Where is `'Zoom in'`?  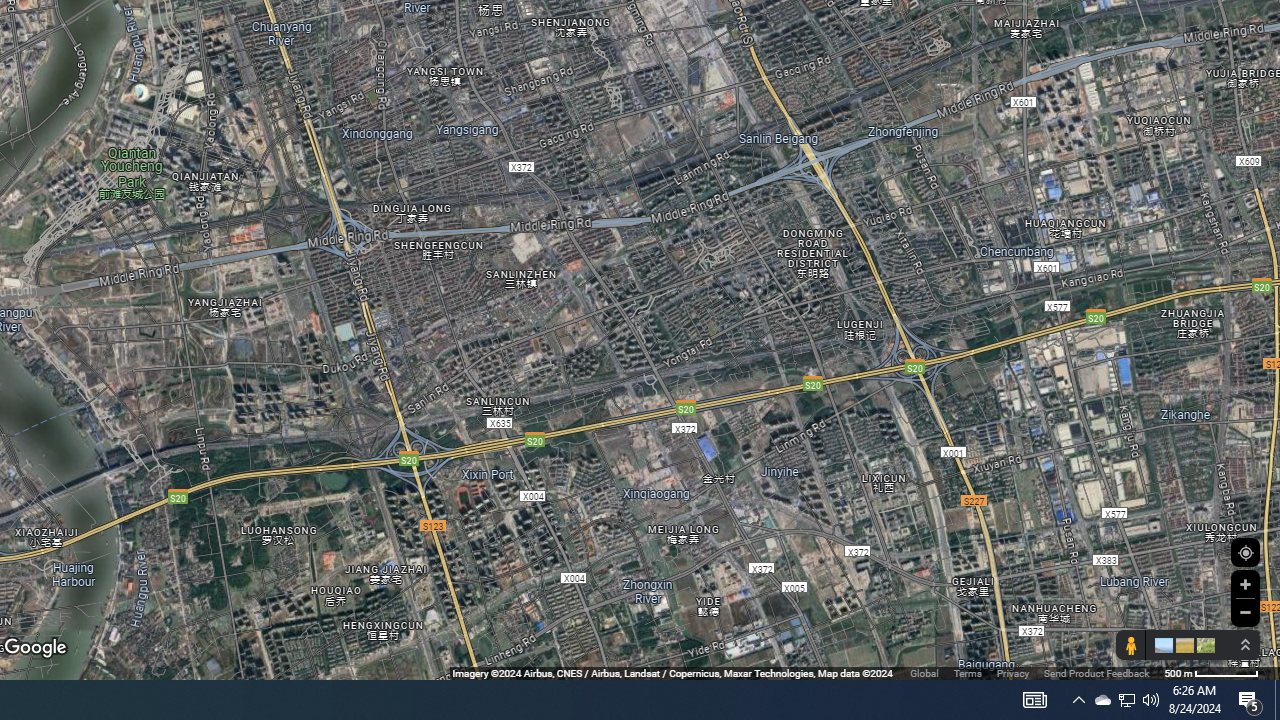 'Zoom in' is located at coordinates (1244, 584).